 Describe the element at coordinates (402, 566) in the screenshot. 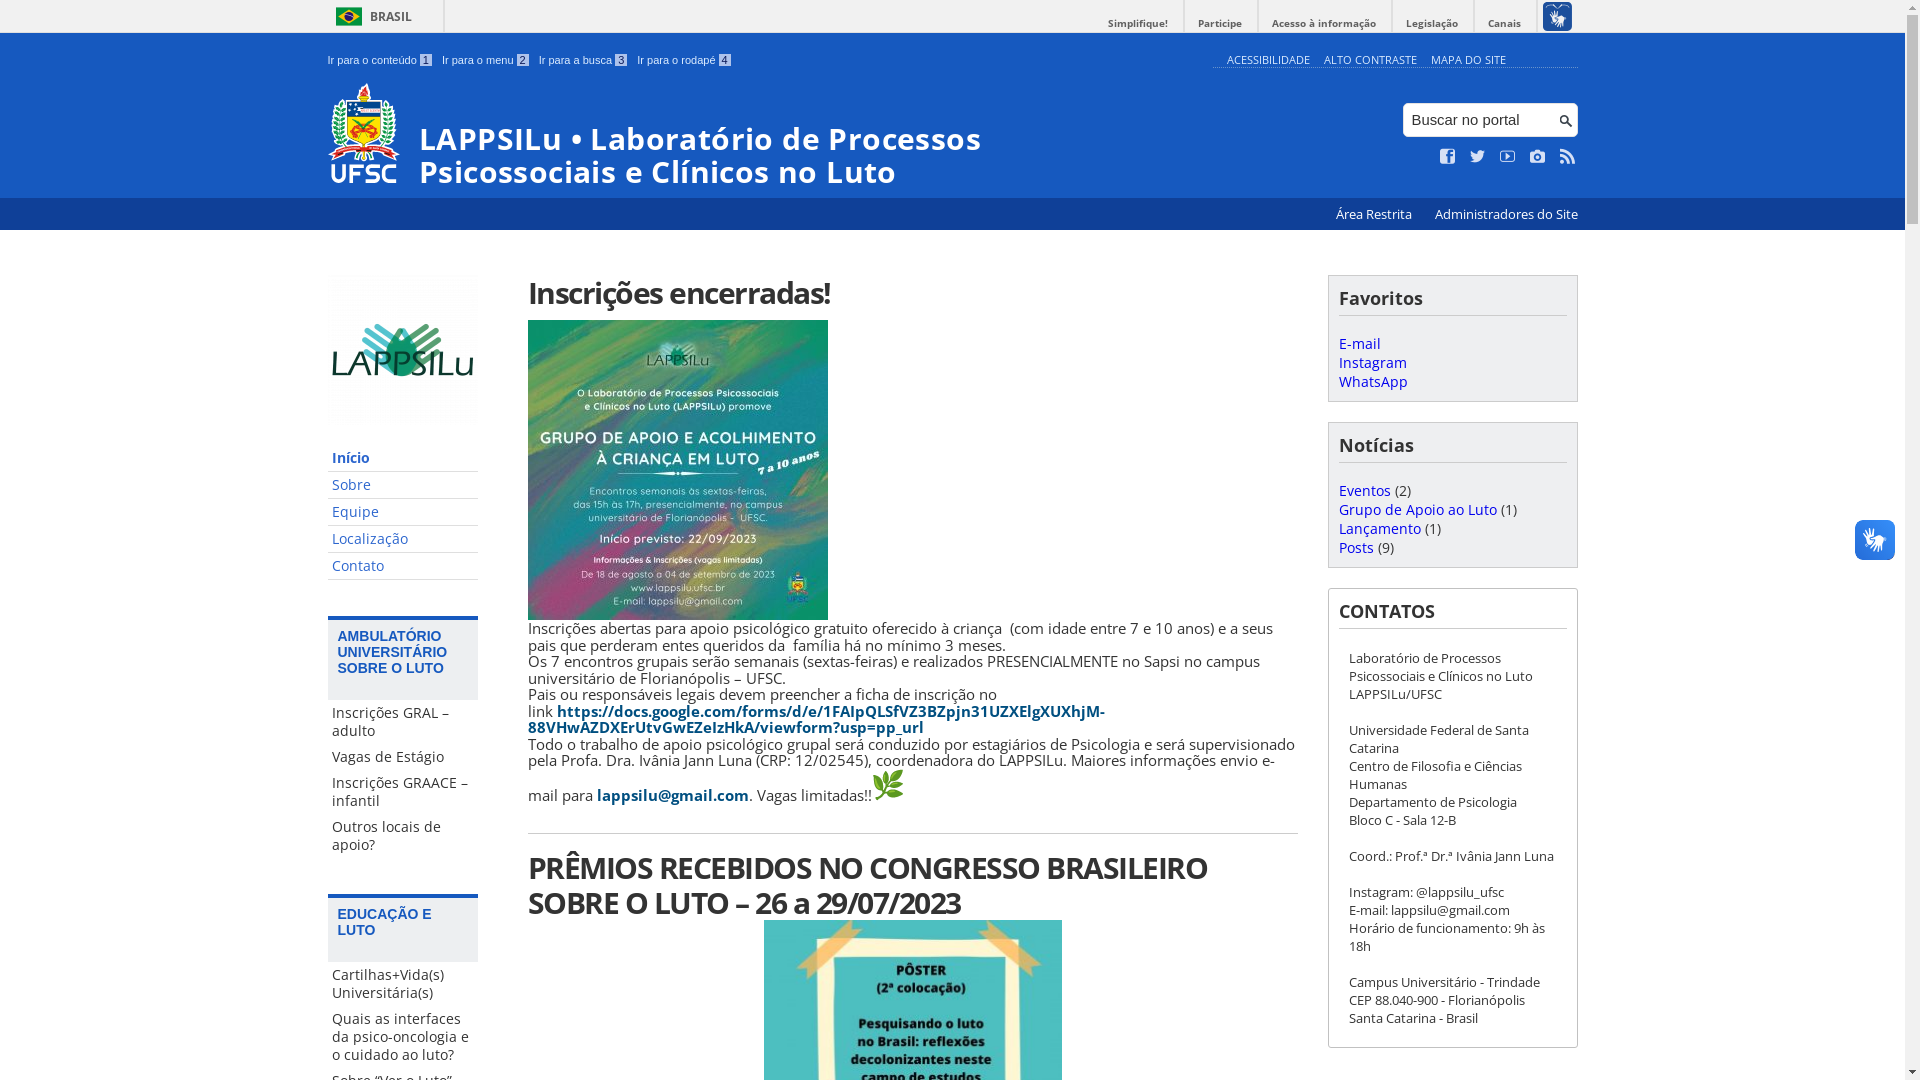

I see `'Contato'` at that location.